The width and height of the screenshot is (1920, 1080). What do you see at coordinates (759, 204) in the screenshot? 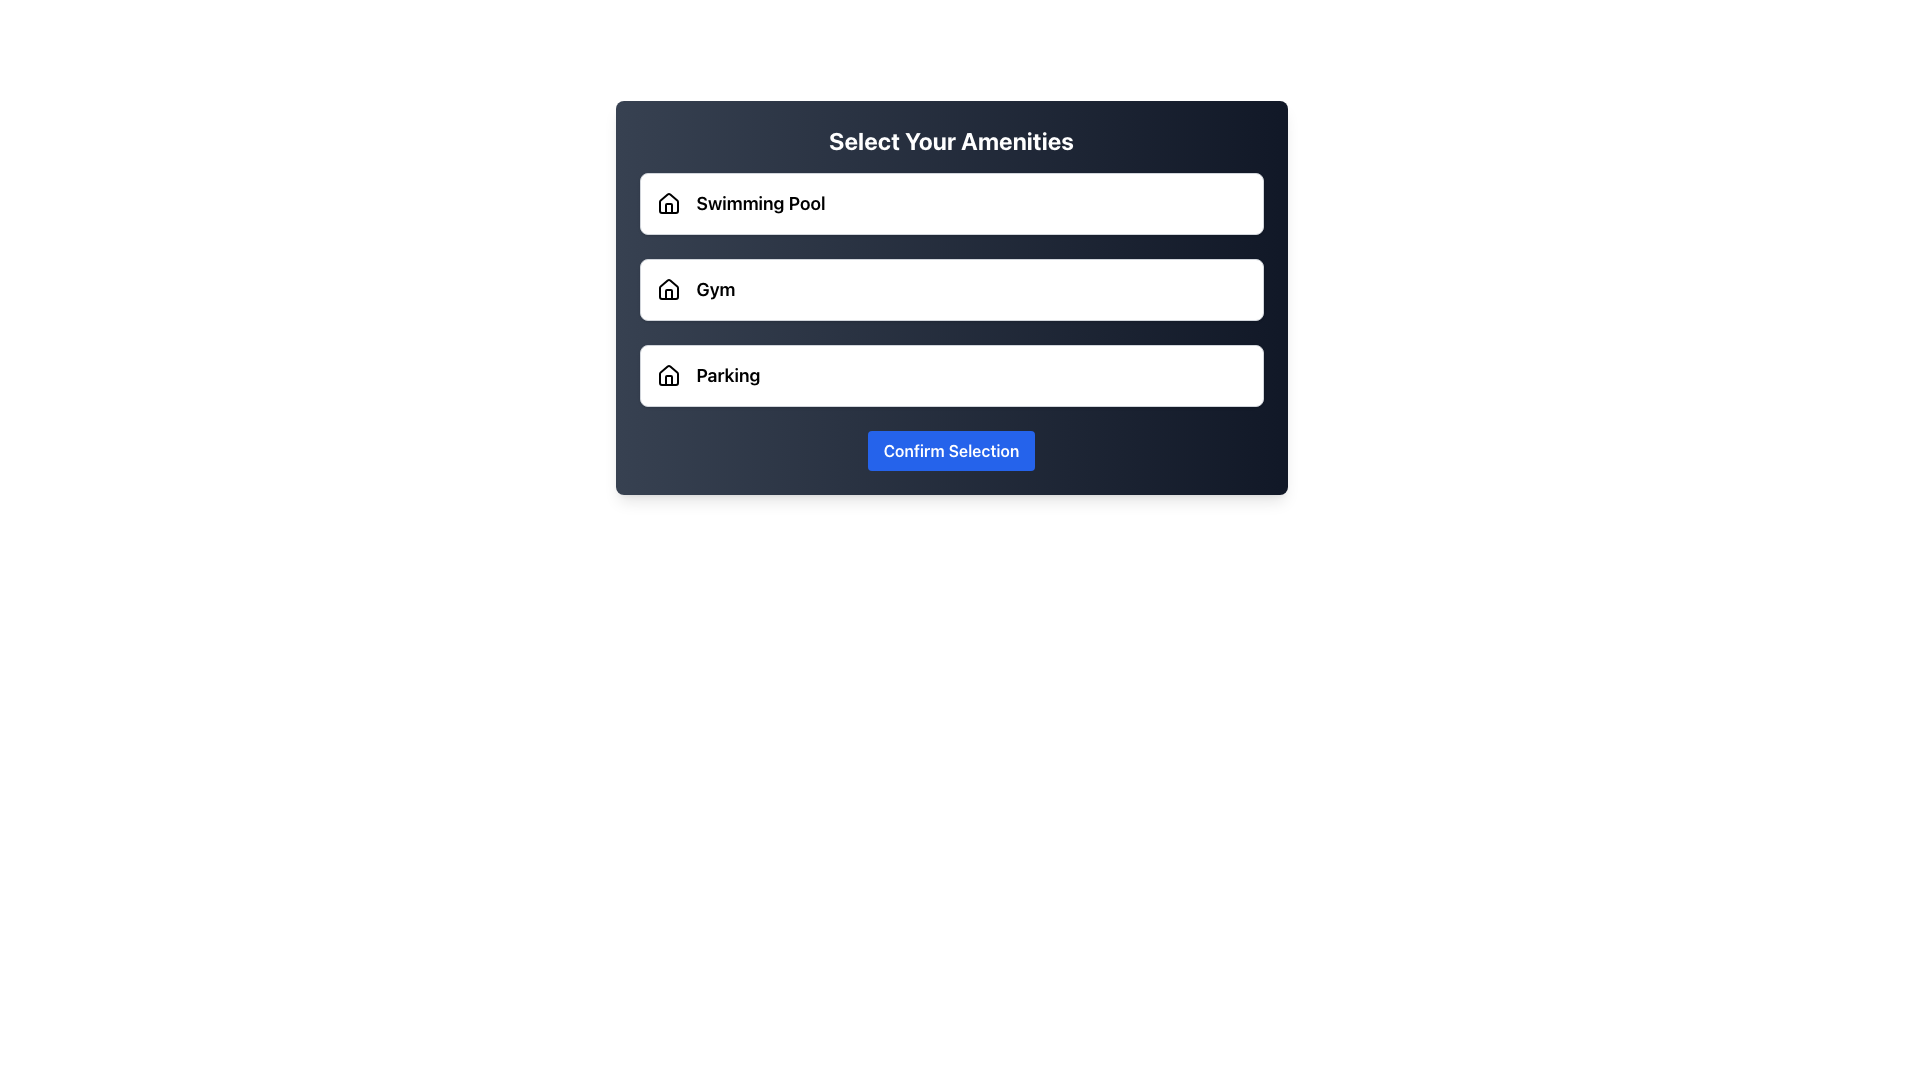
I see `the bold text label 'Swimming Pool', which is styled to stand out and is positioned to the right of a house icon in the first item of a vertical list of selectable amenities options` at bounding box center [759, 204].